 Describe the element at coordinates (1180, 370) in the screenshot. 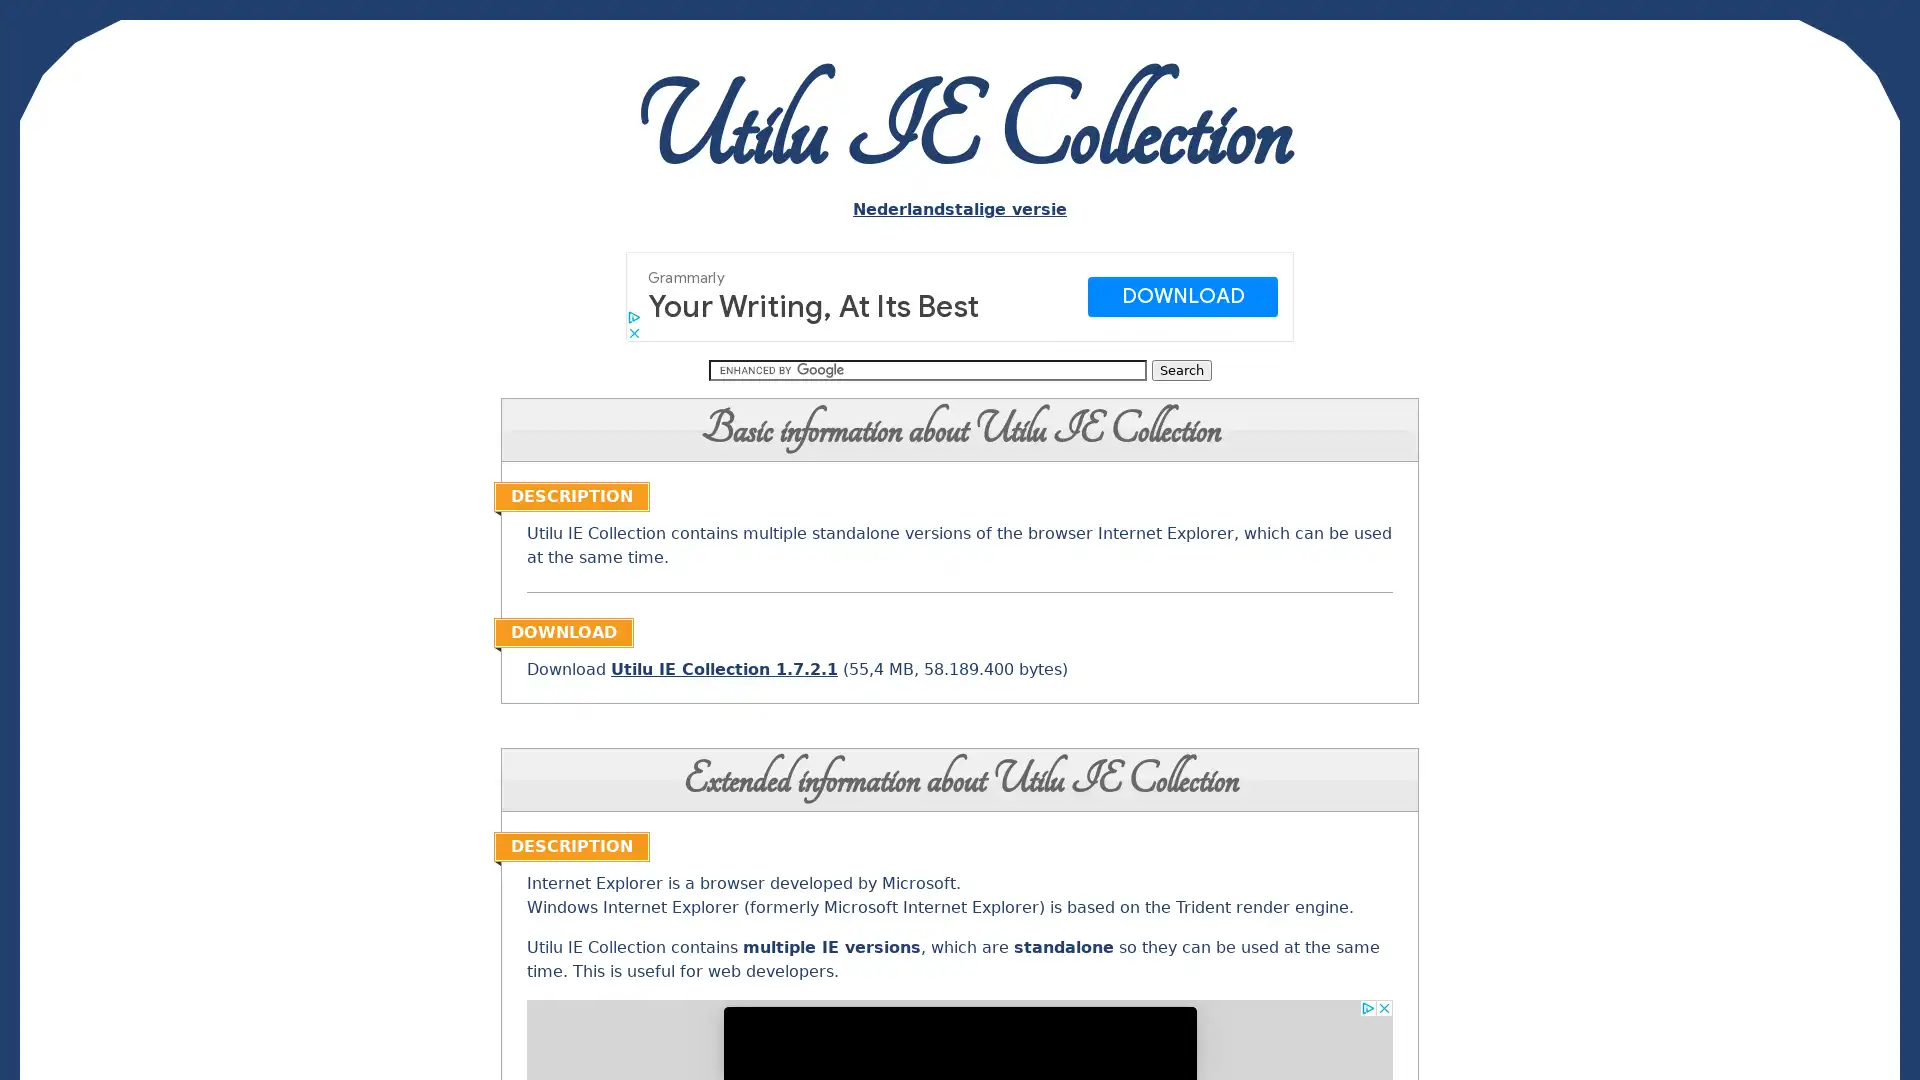

I see `Search` at that location.